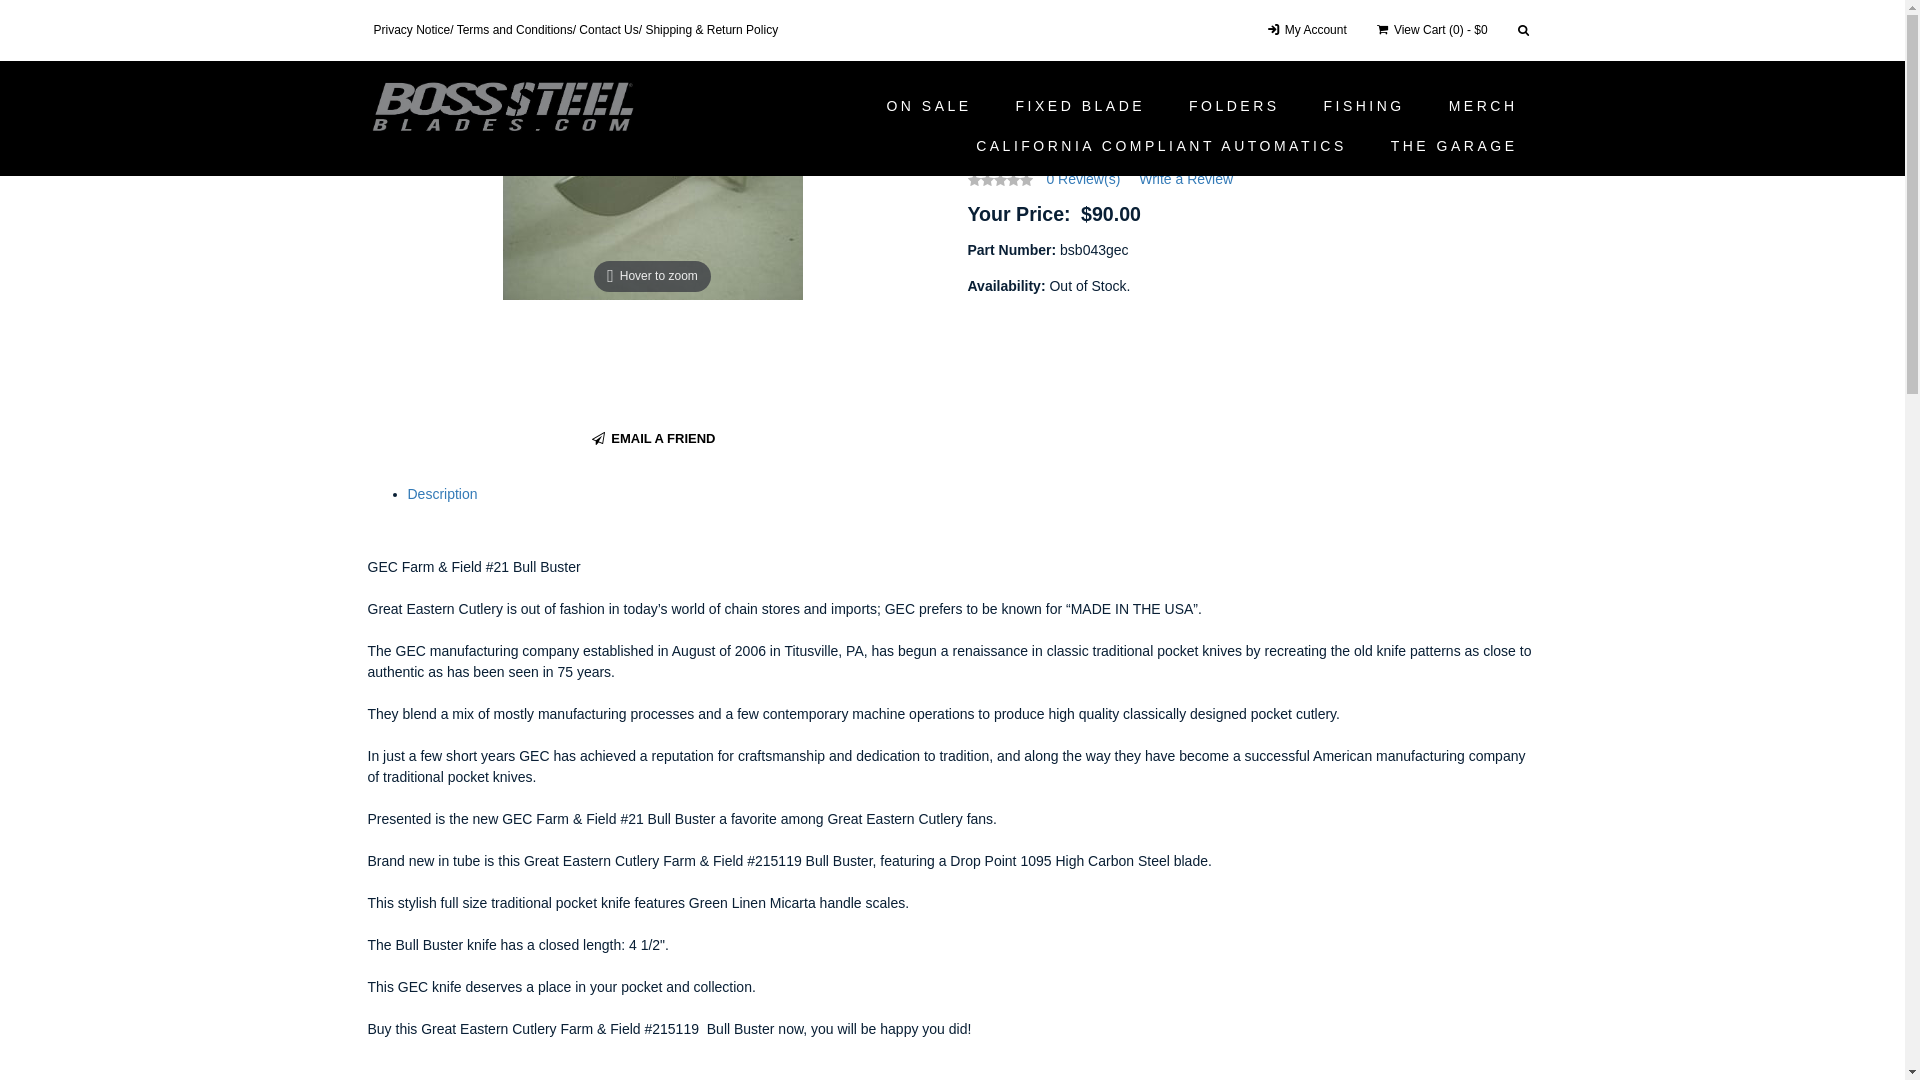 The image size is (1920, 1080). Describe the element at coordinates (588, 438) in the screenshot. I see `'EMAIL A FRIEND'` at that location.